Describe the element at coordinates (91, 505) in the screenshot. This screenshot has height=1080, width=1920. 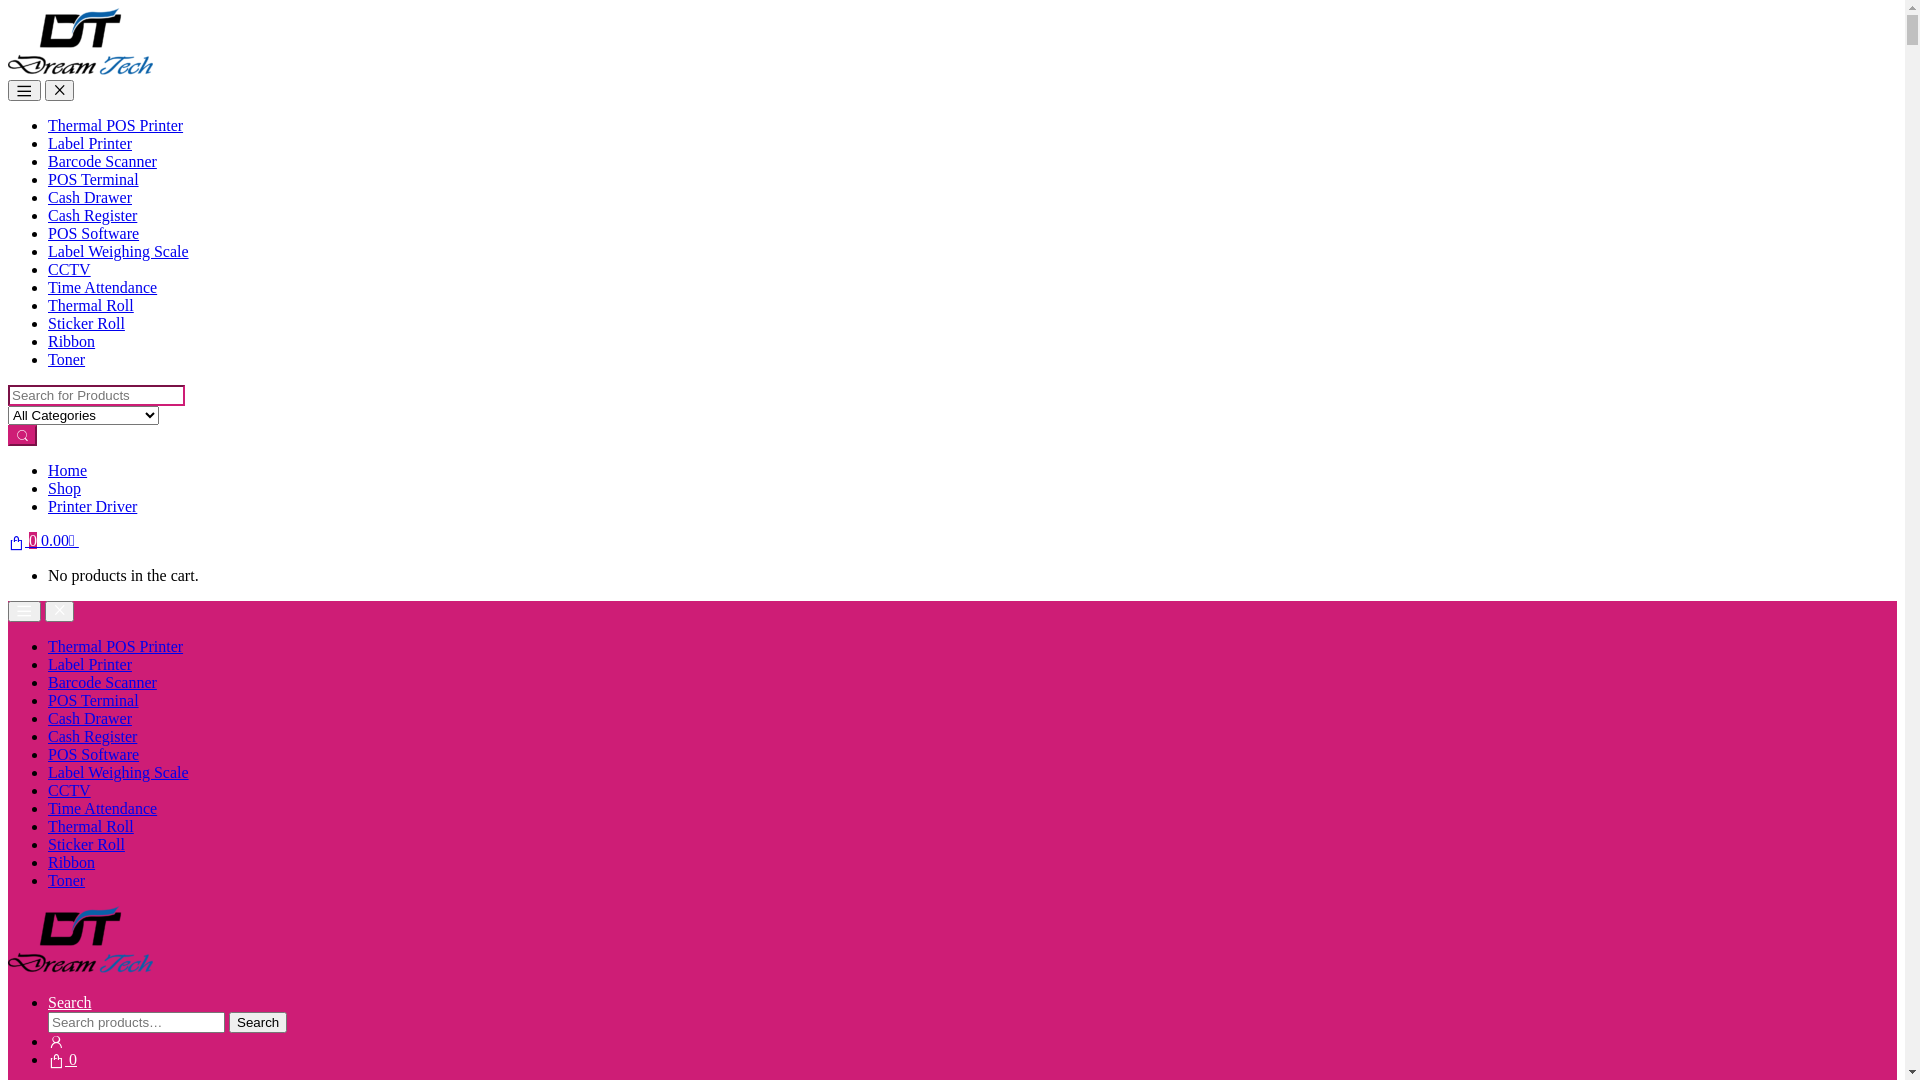
I see `'Printer Driver'` at that location.